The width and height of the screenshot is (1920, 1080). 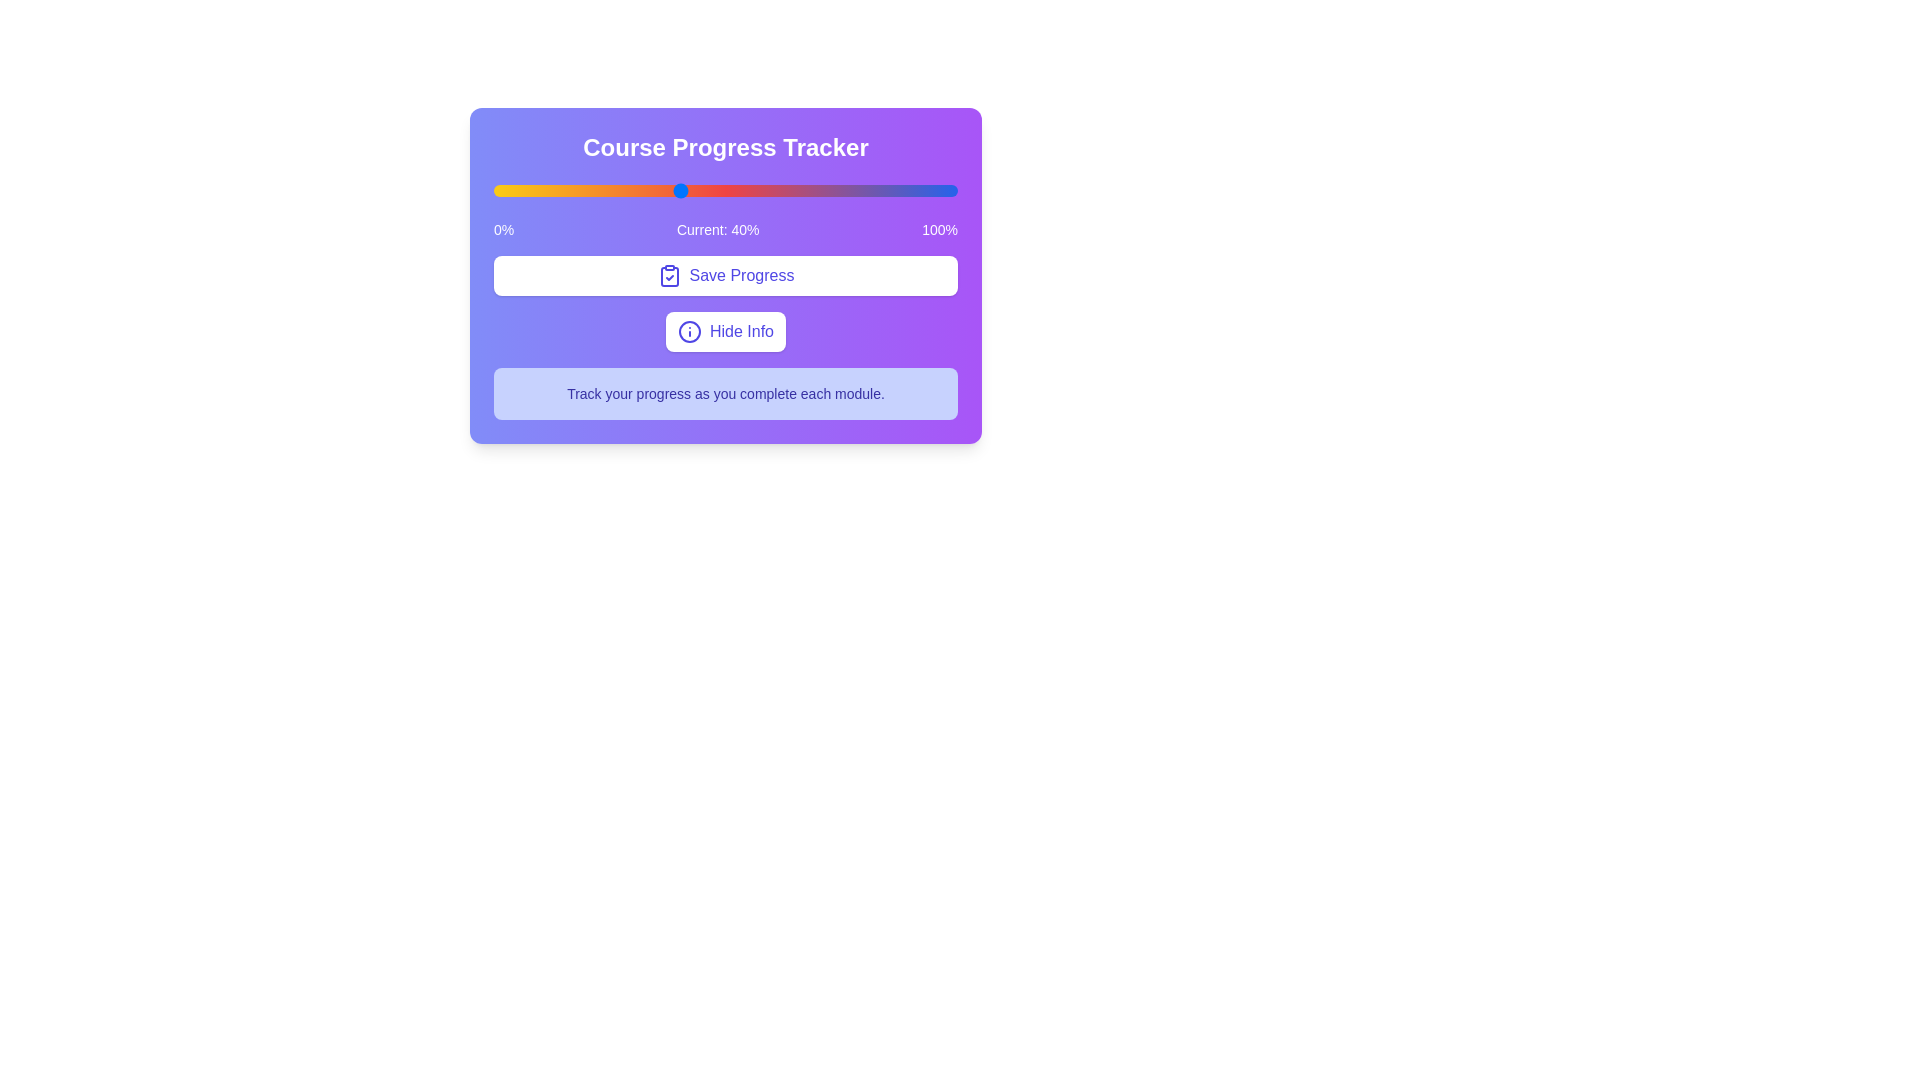 What do you see at coordinates (724, 229) in the screenshot?
I see `the static informational text displaying progress information, specifically the middle label 'Current: 40%', which is centrally aligned below the progress bar` at bounding box center [724, 229].